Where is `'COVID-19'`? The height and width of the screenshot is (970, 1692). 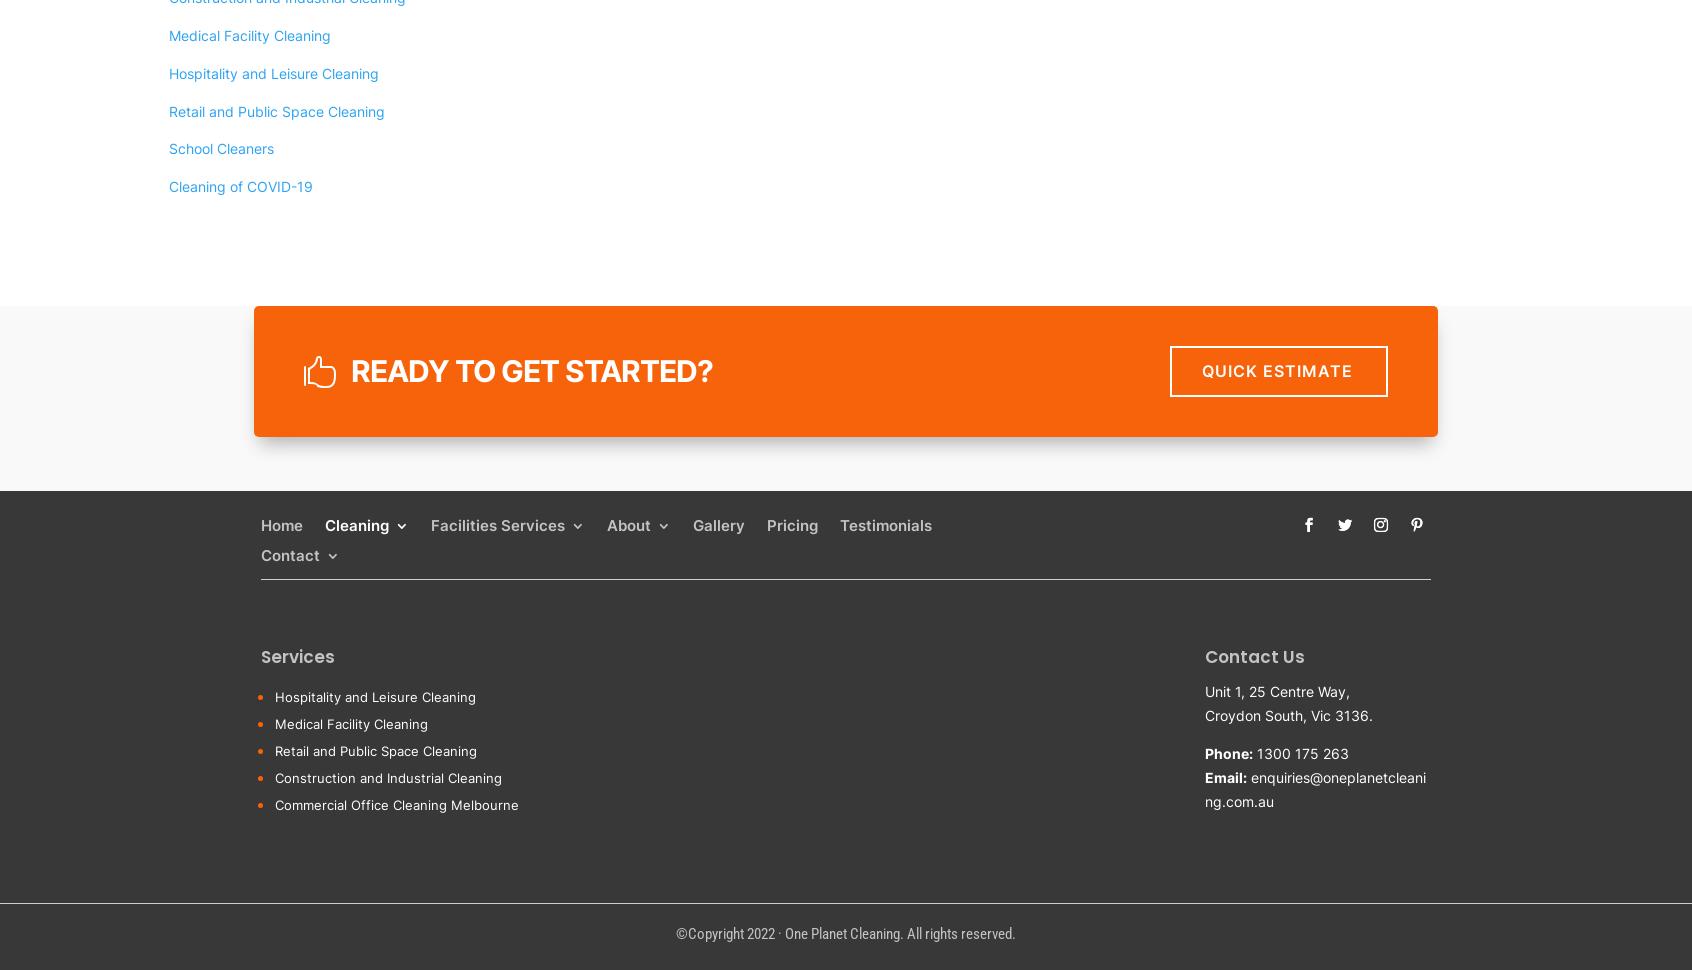 'COVID-19' is located at coordinates (390, 906).